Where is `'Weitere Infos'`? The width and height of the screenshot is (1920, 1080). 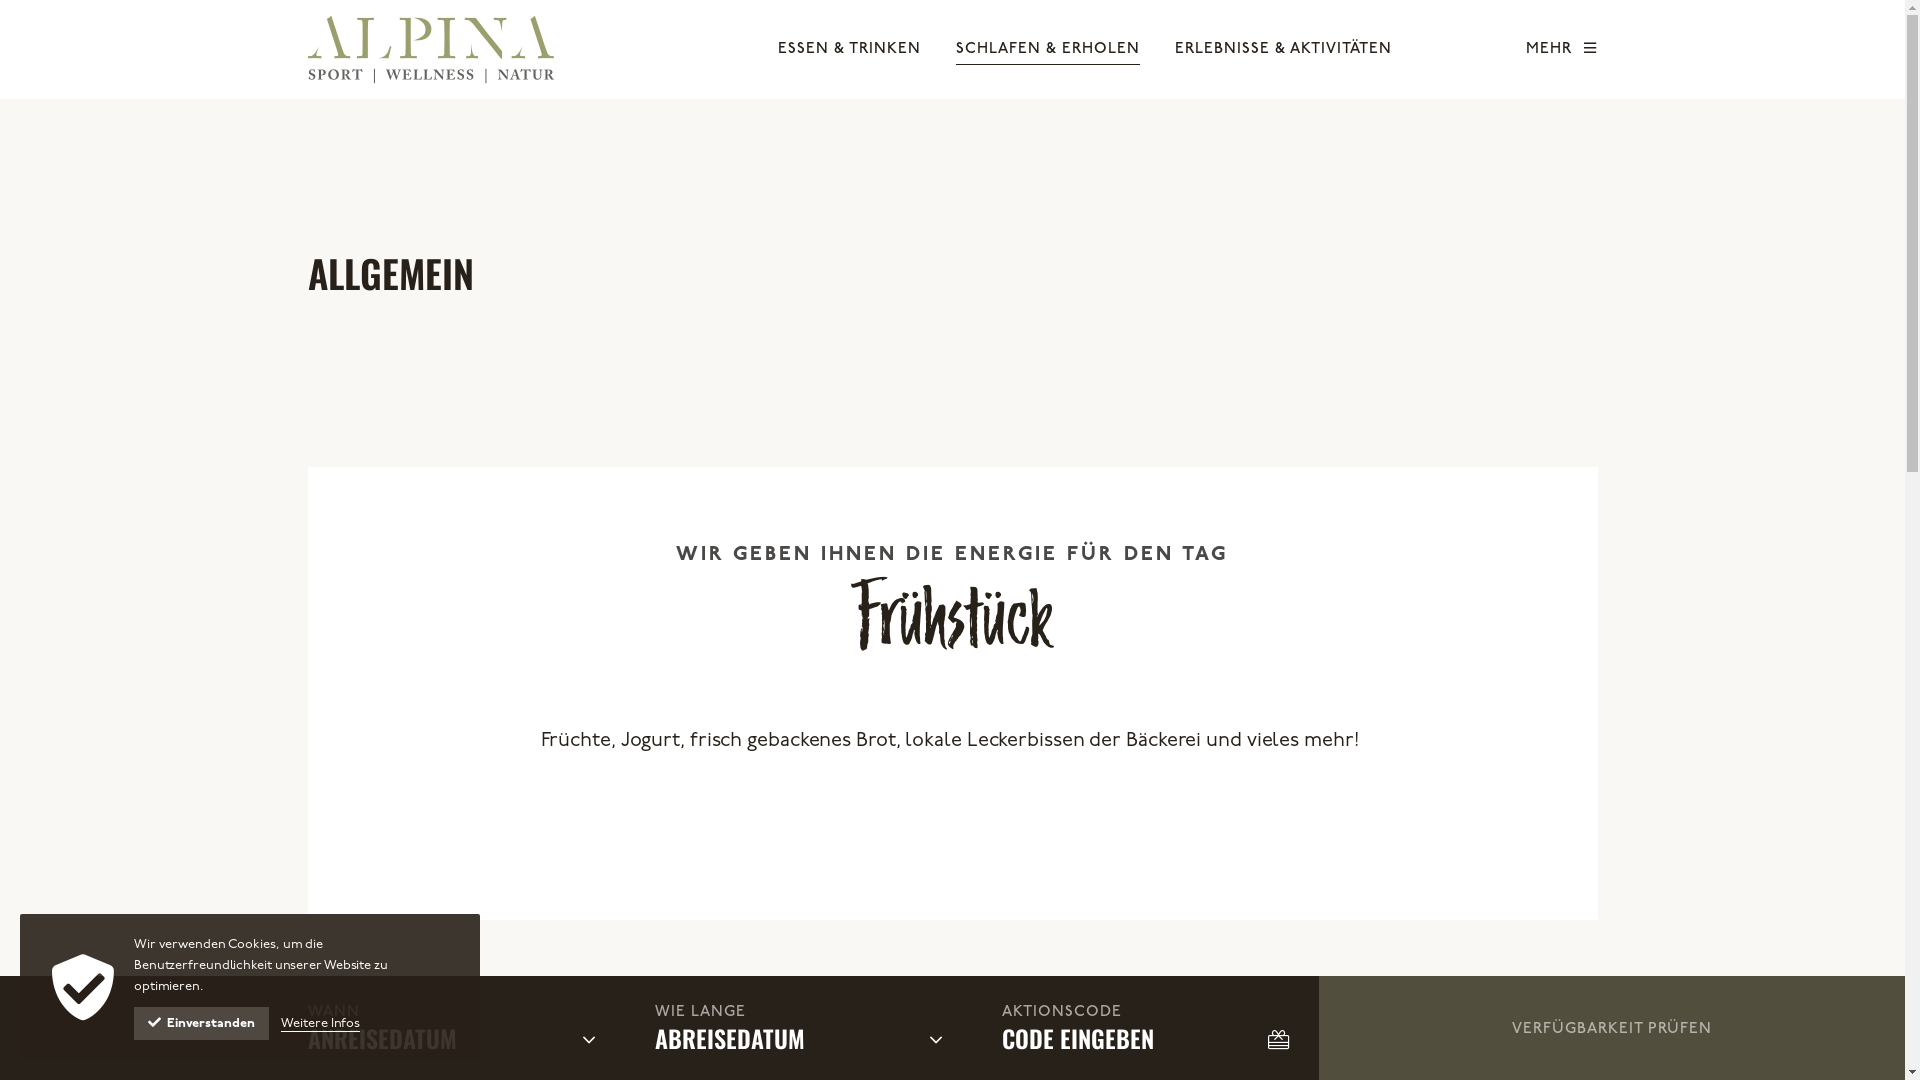 'Weitere Infos' is located at coordinates (311, 1023).